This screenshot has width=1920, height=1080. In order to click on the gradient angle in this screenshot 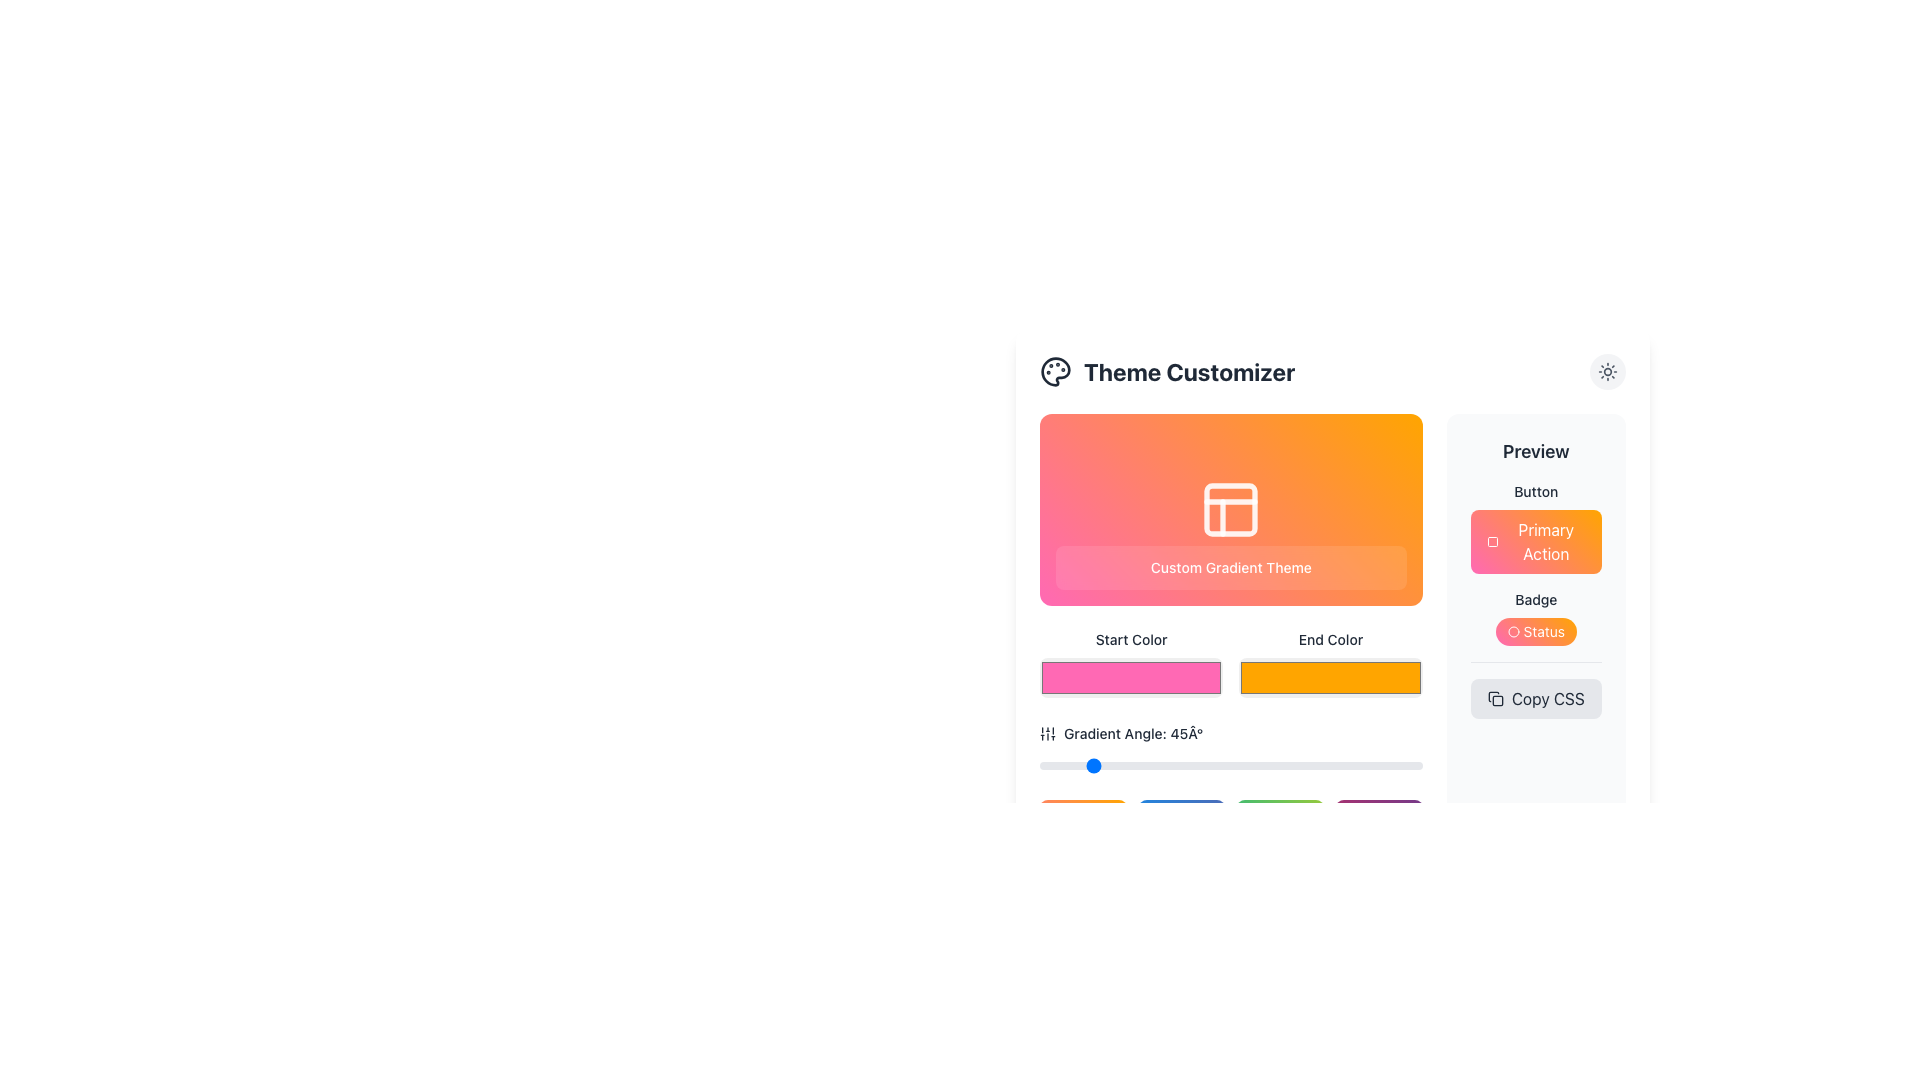, I will do `click(1410, 765)`.